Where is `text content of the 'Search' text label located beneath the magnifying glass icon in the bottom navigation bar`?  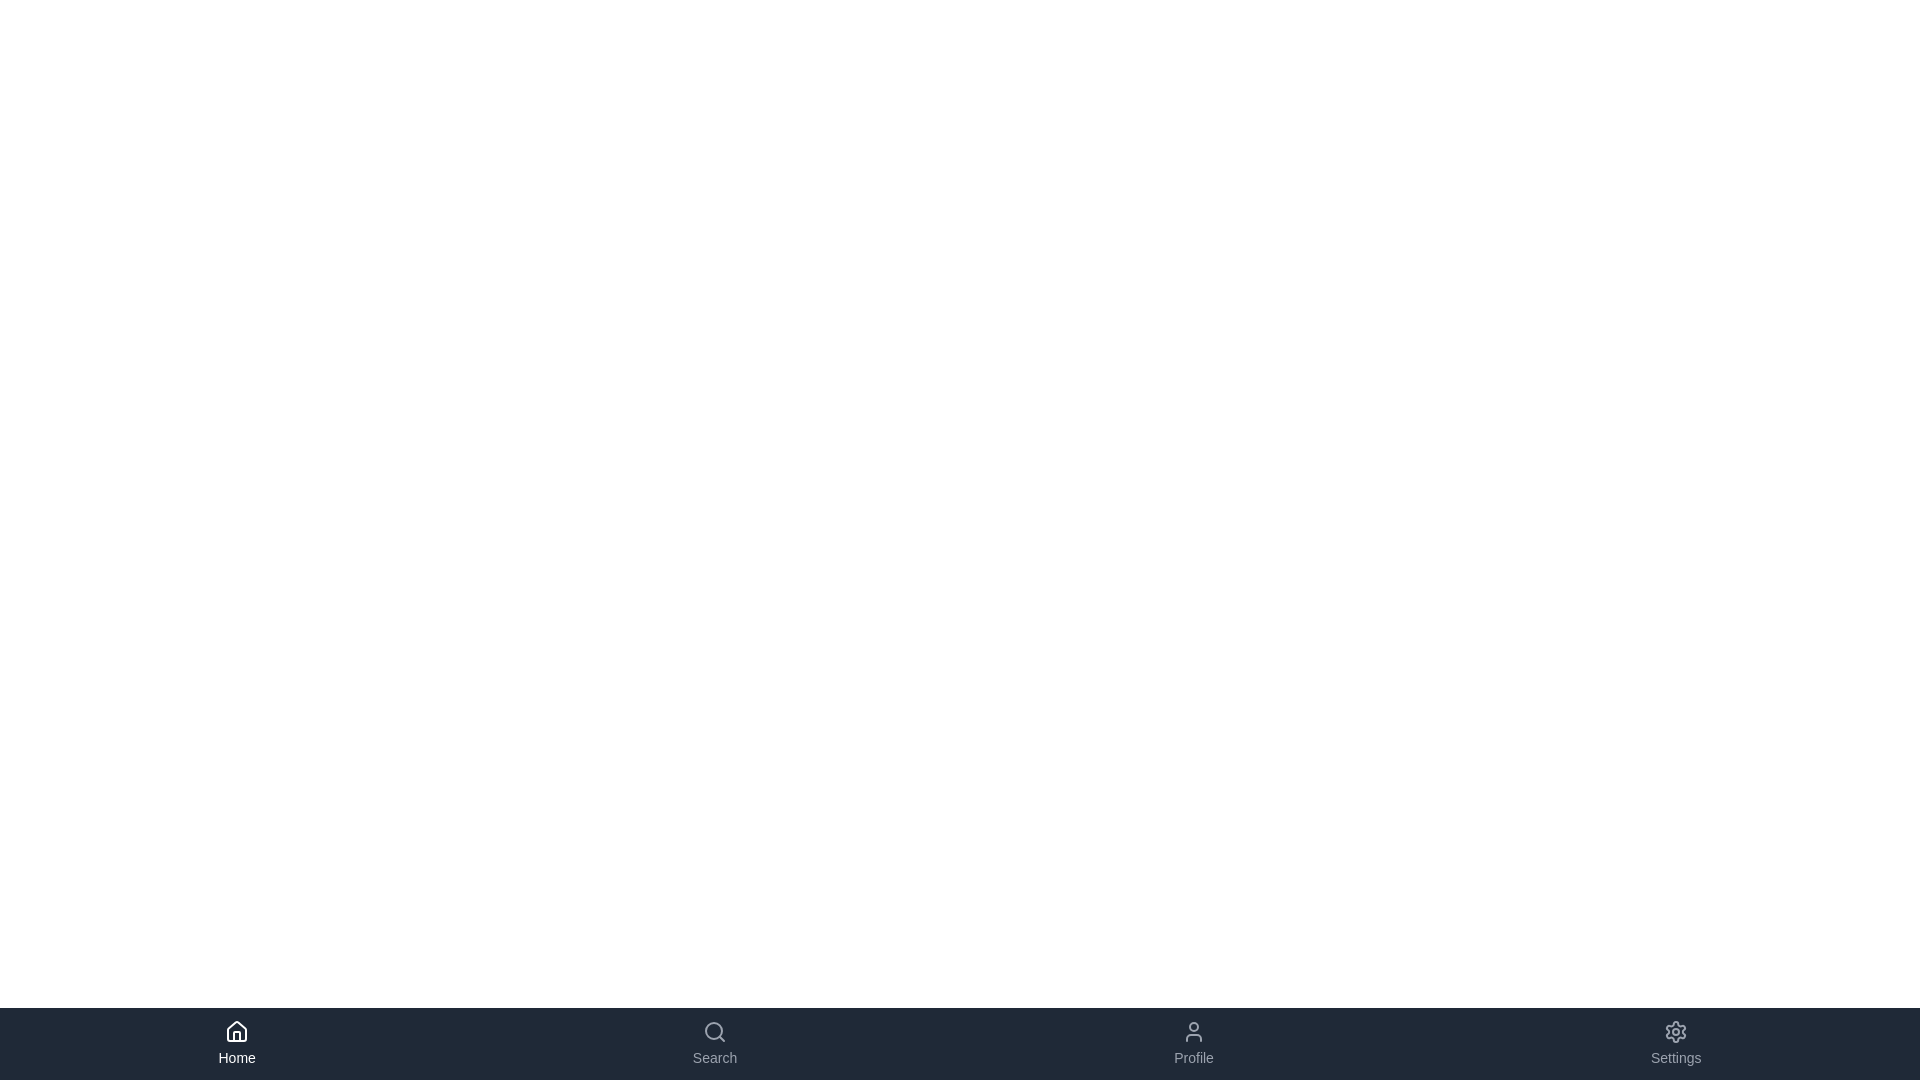 text content of the 'Search' text label located beneath the magnifying glass icon in the bottom navigation bar is located at coordinates (715, 1056).